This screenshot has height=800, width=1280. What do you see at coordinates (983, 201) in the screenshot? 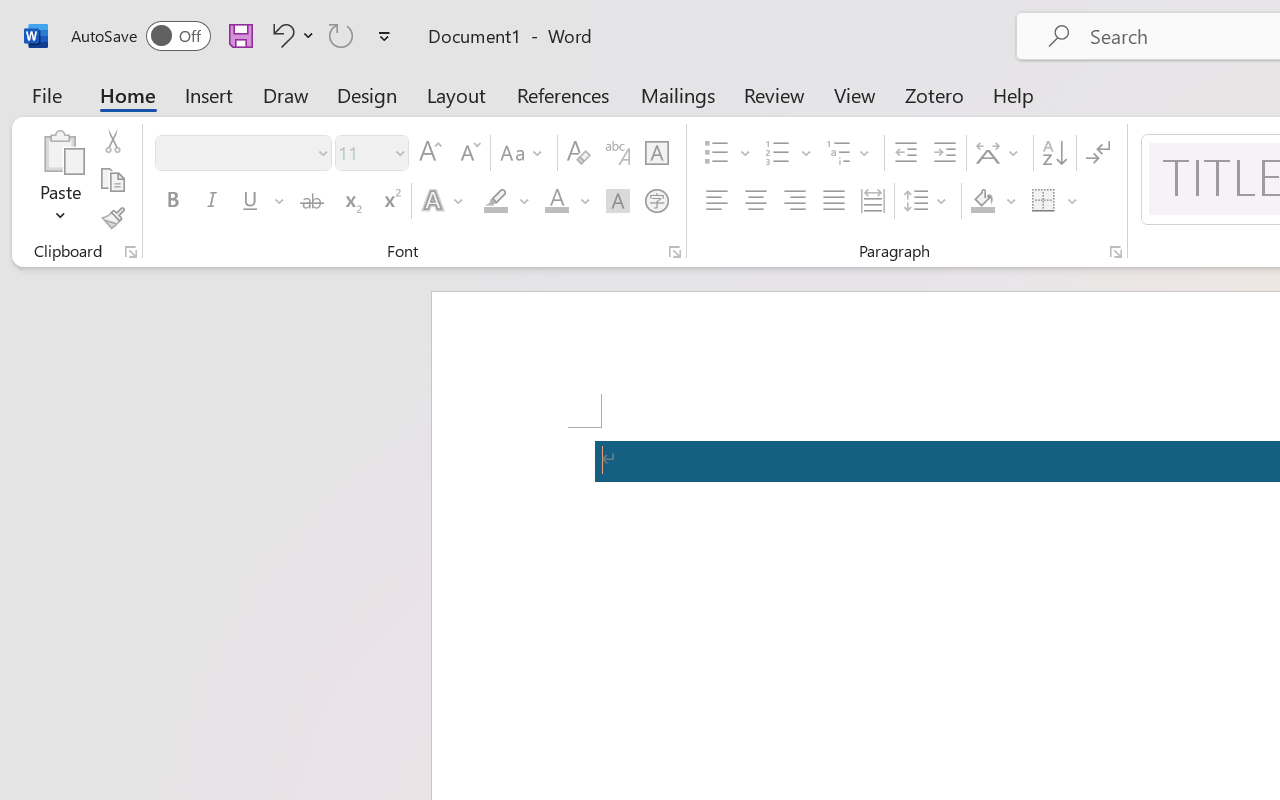
I see `'Shading No Color'` at bounding box center [983, 201].